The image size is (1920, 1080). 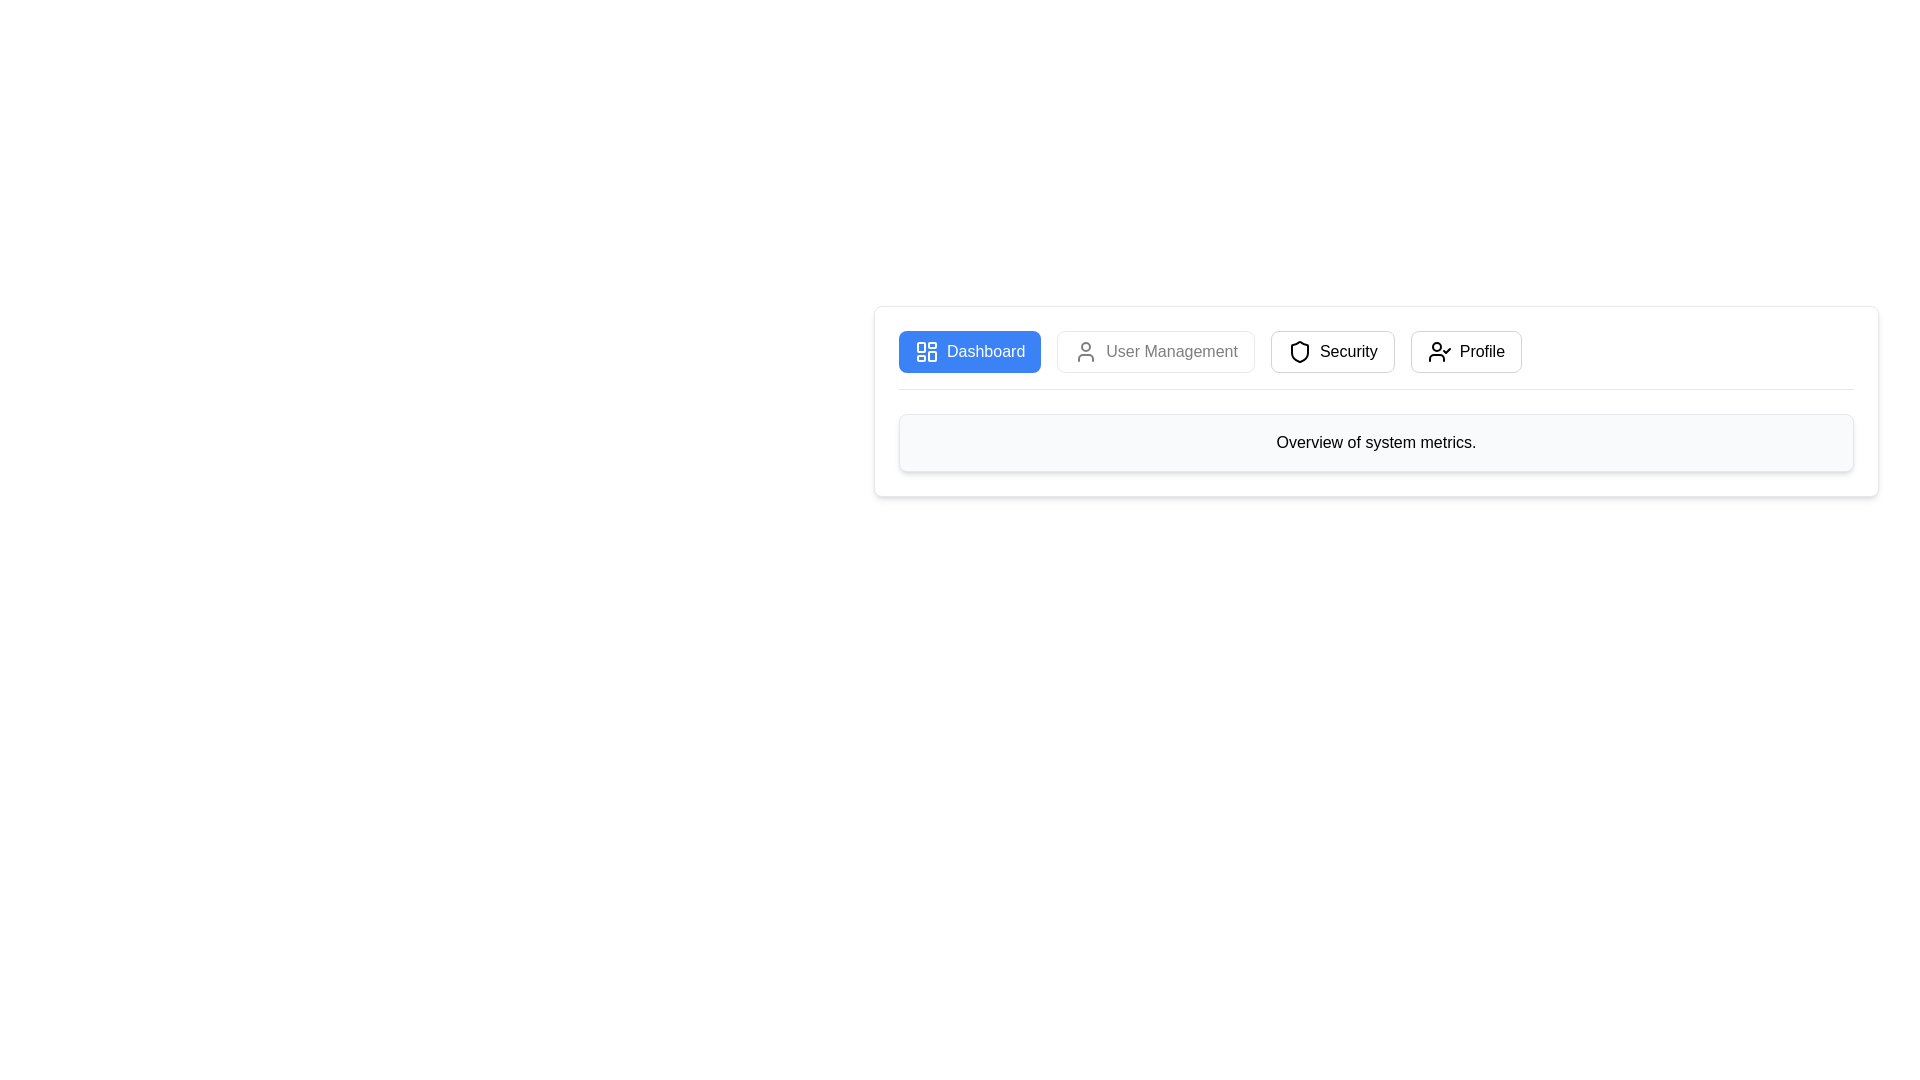 I want to click on the 'Dashboard' button located in the top-left of the horizontal navigation menu, so click(x=970, y=350).